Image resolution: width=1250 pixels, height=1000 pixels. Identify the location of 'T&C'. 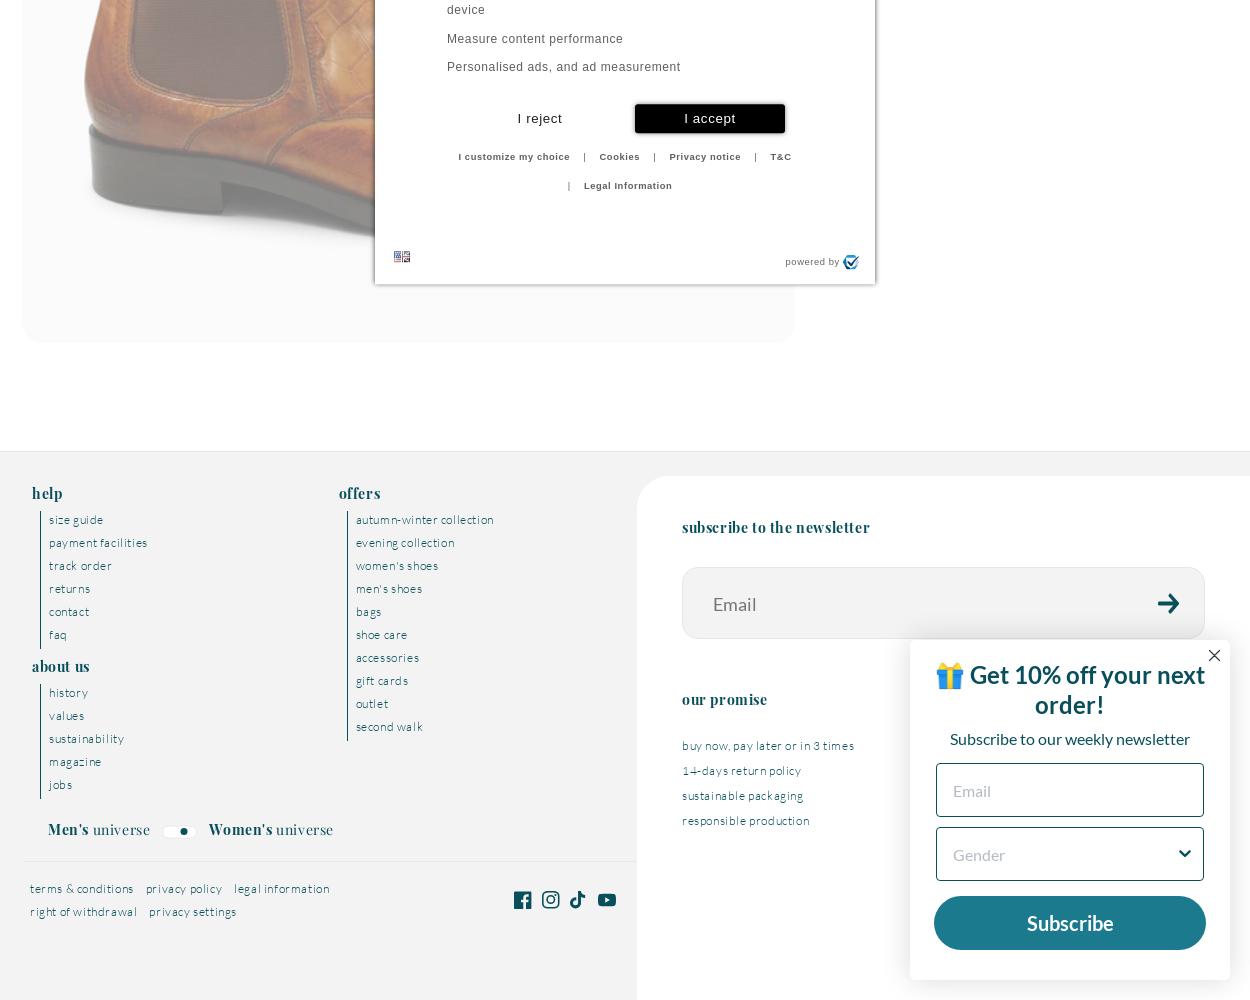
(780, 157).